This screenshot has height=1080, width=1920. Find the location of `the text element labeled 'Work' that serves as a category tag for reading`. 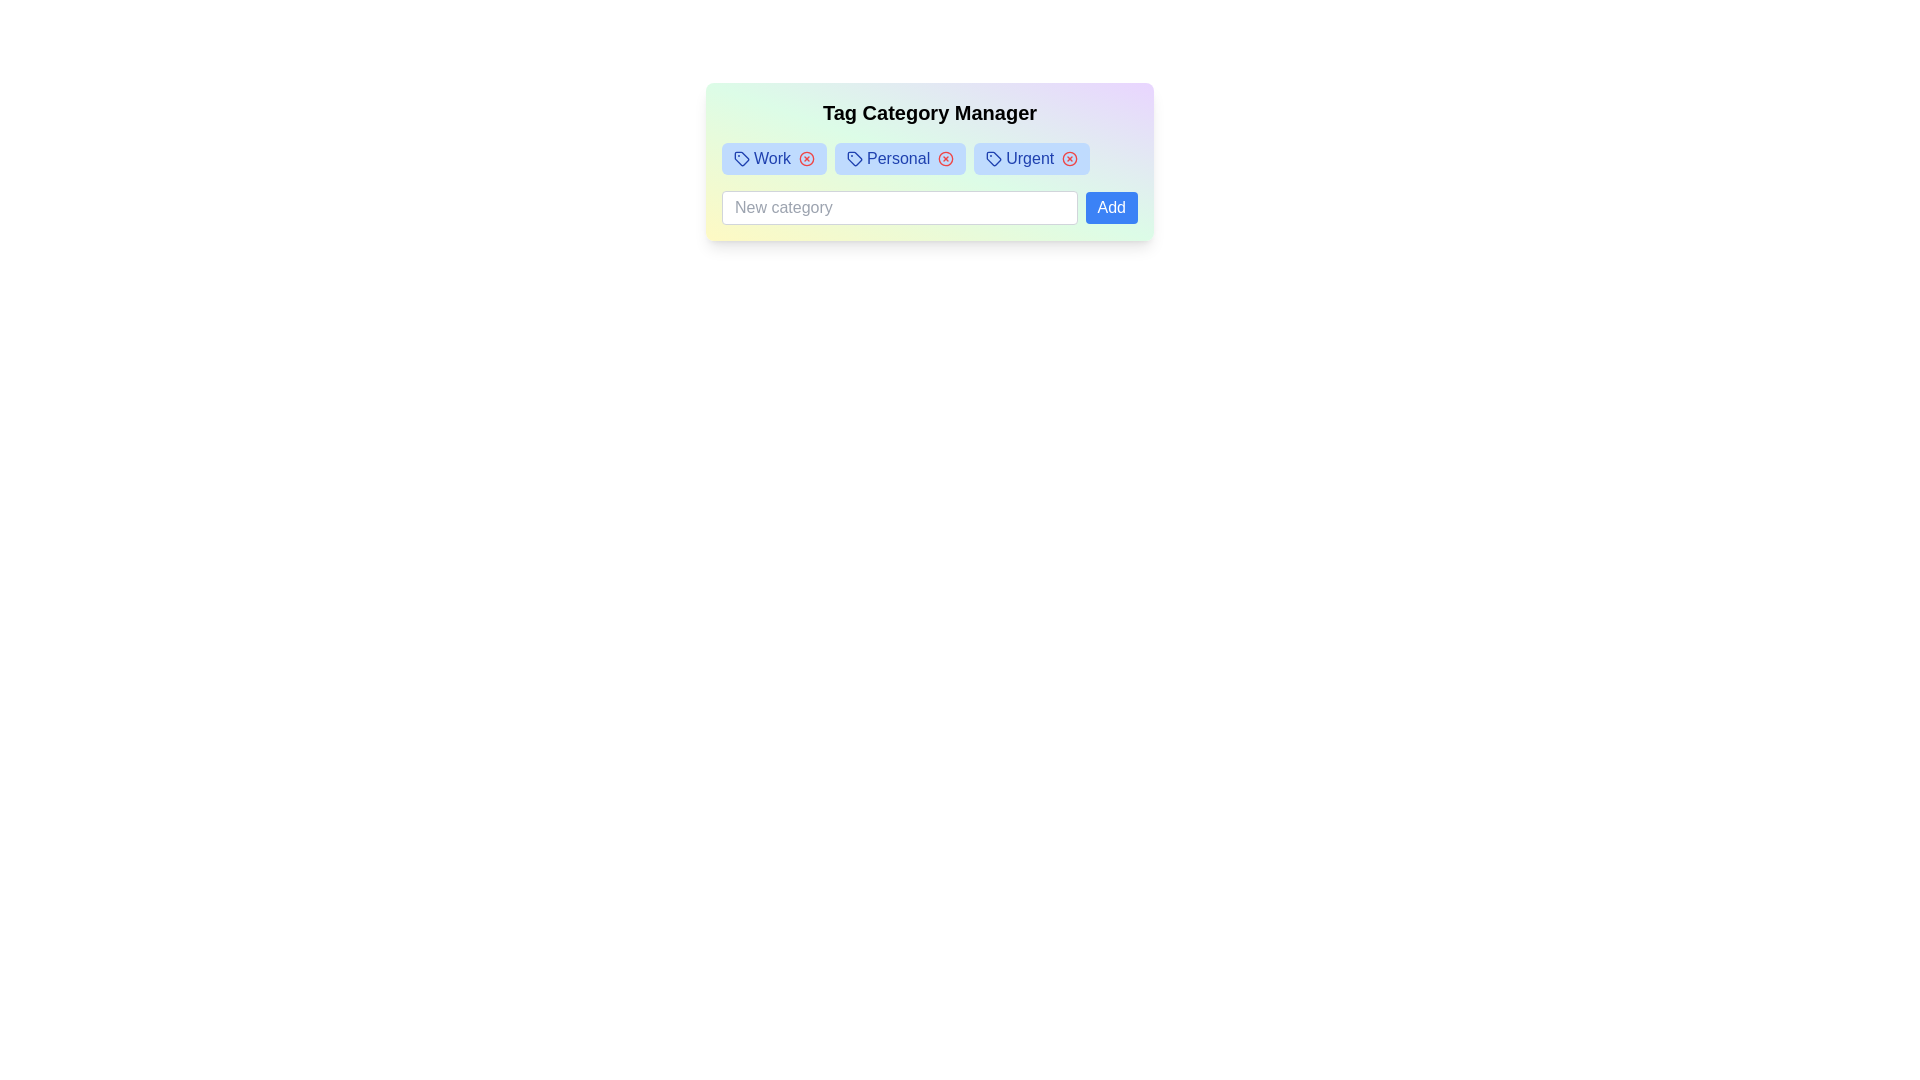

the text element labeled 'Work' that serves as a category tag for reading is located at coordinates (771, 157).